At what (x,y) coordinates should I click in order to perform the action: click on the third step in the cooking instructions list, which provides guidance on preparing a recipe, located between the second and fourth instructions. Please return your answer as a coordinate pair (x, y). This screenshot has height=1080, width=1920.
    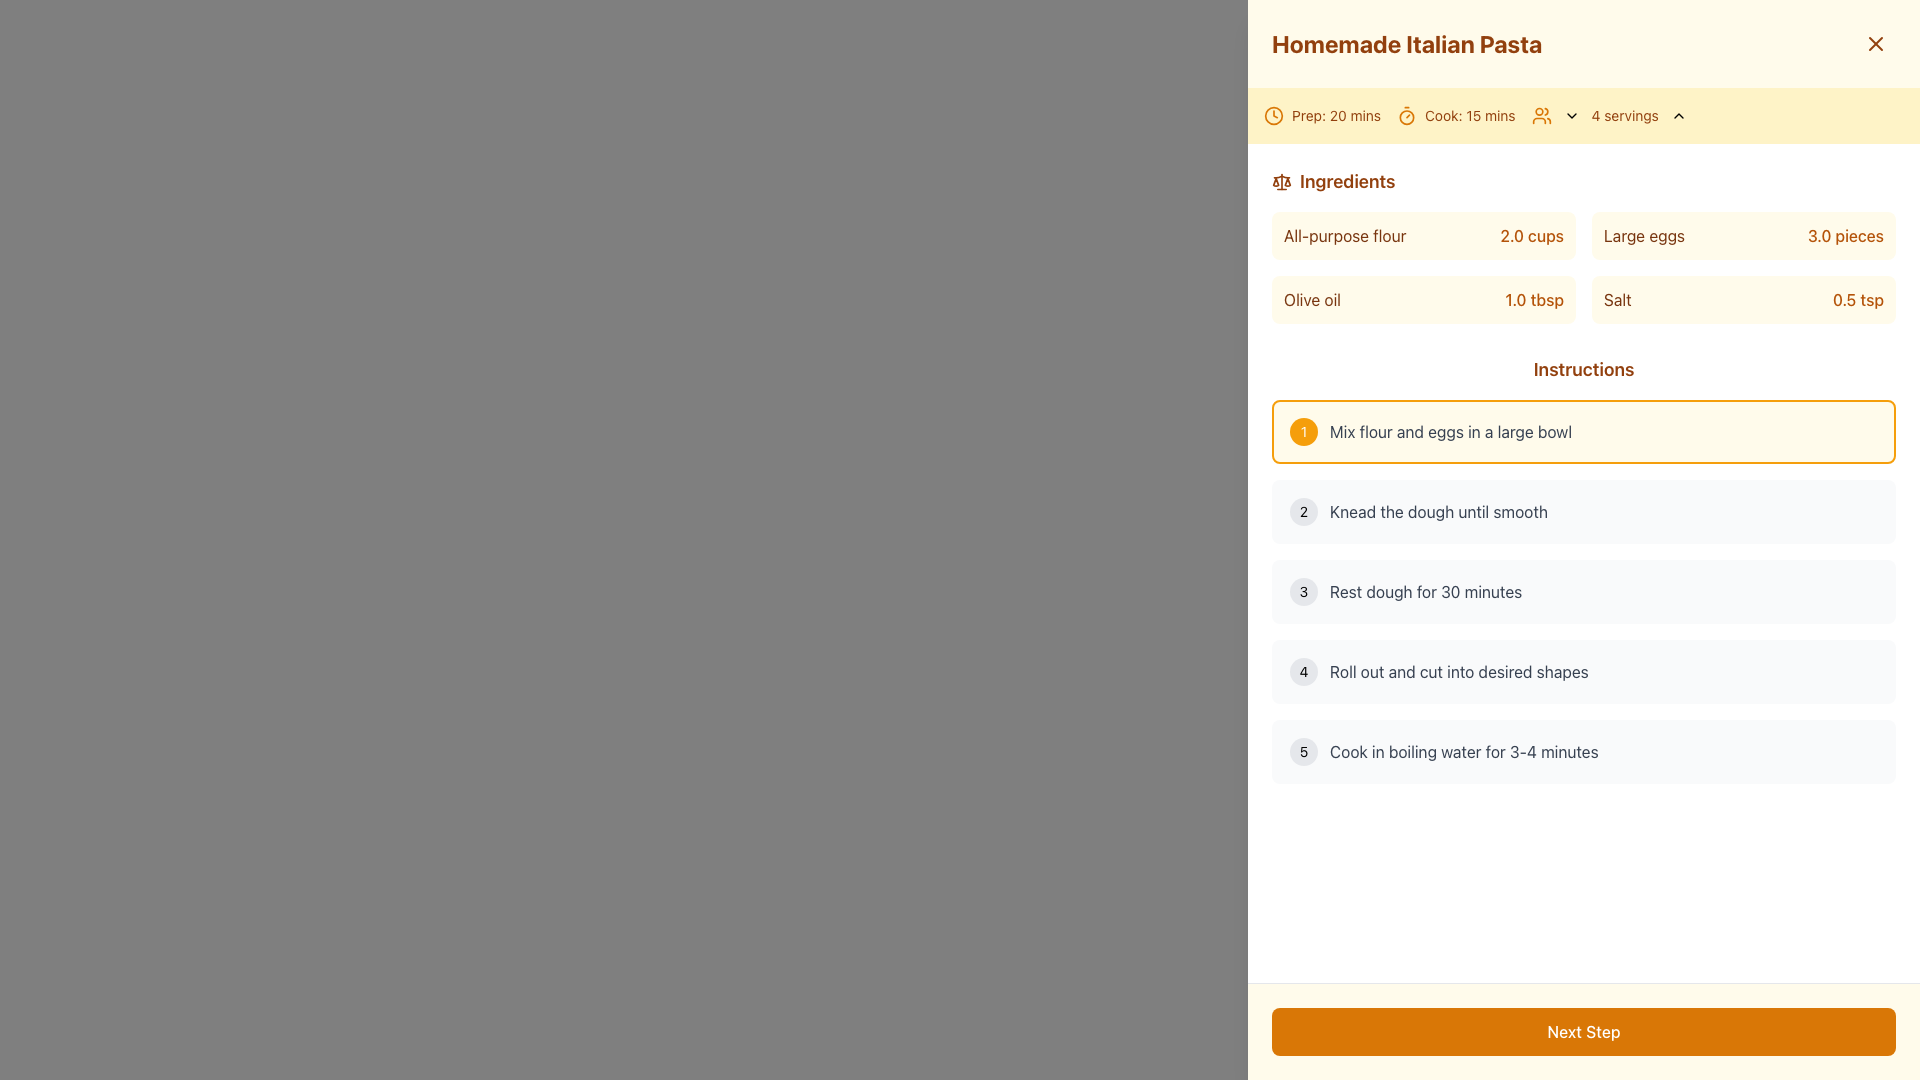
    Looking at the image, I should click on (1583, 590).